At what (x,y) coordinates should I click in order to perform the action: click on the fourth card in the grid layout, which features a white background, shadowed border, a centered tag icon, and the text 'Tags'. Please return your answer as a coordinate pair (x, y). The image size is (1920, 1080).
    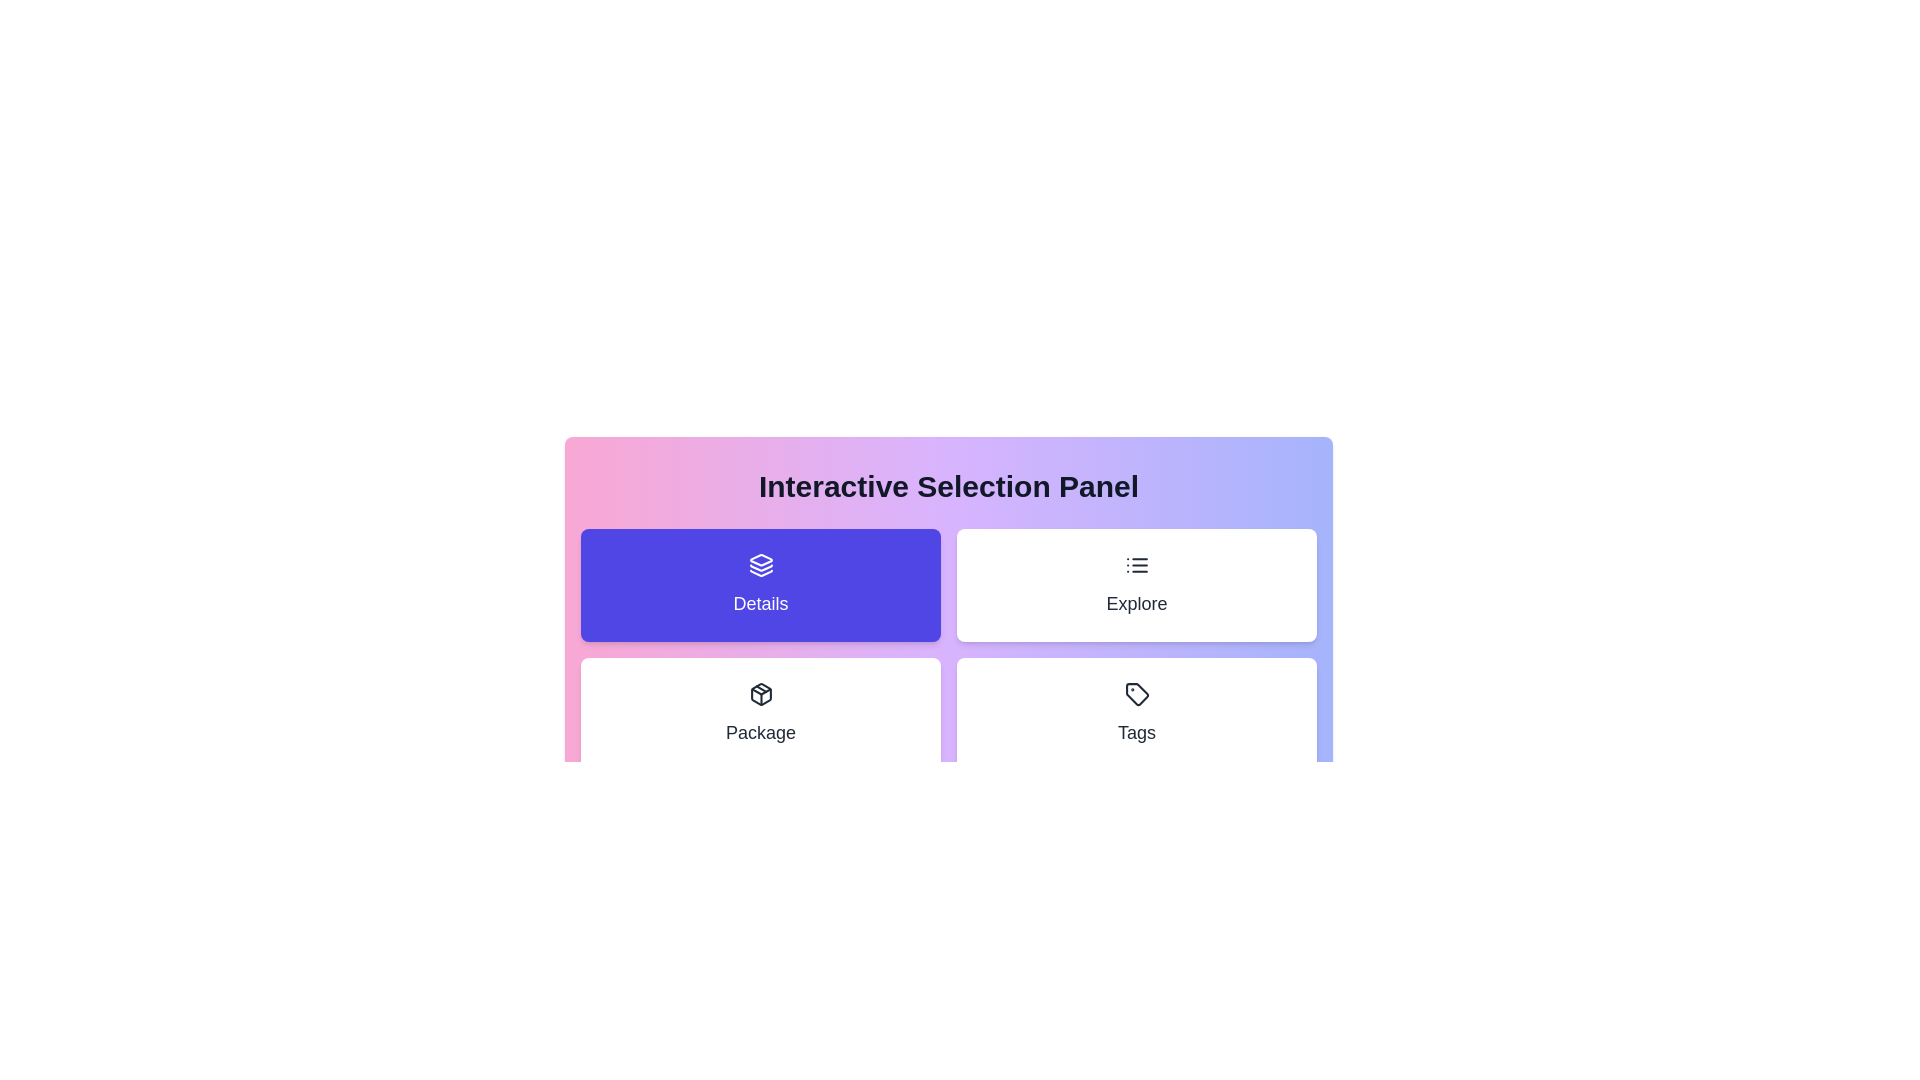
    Looking at the image, I should click on (1137, 713).